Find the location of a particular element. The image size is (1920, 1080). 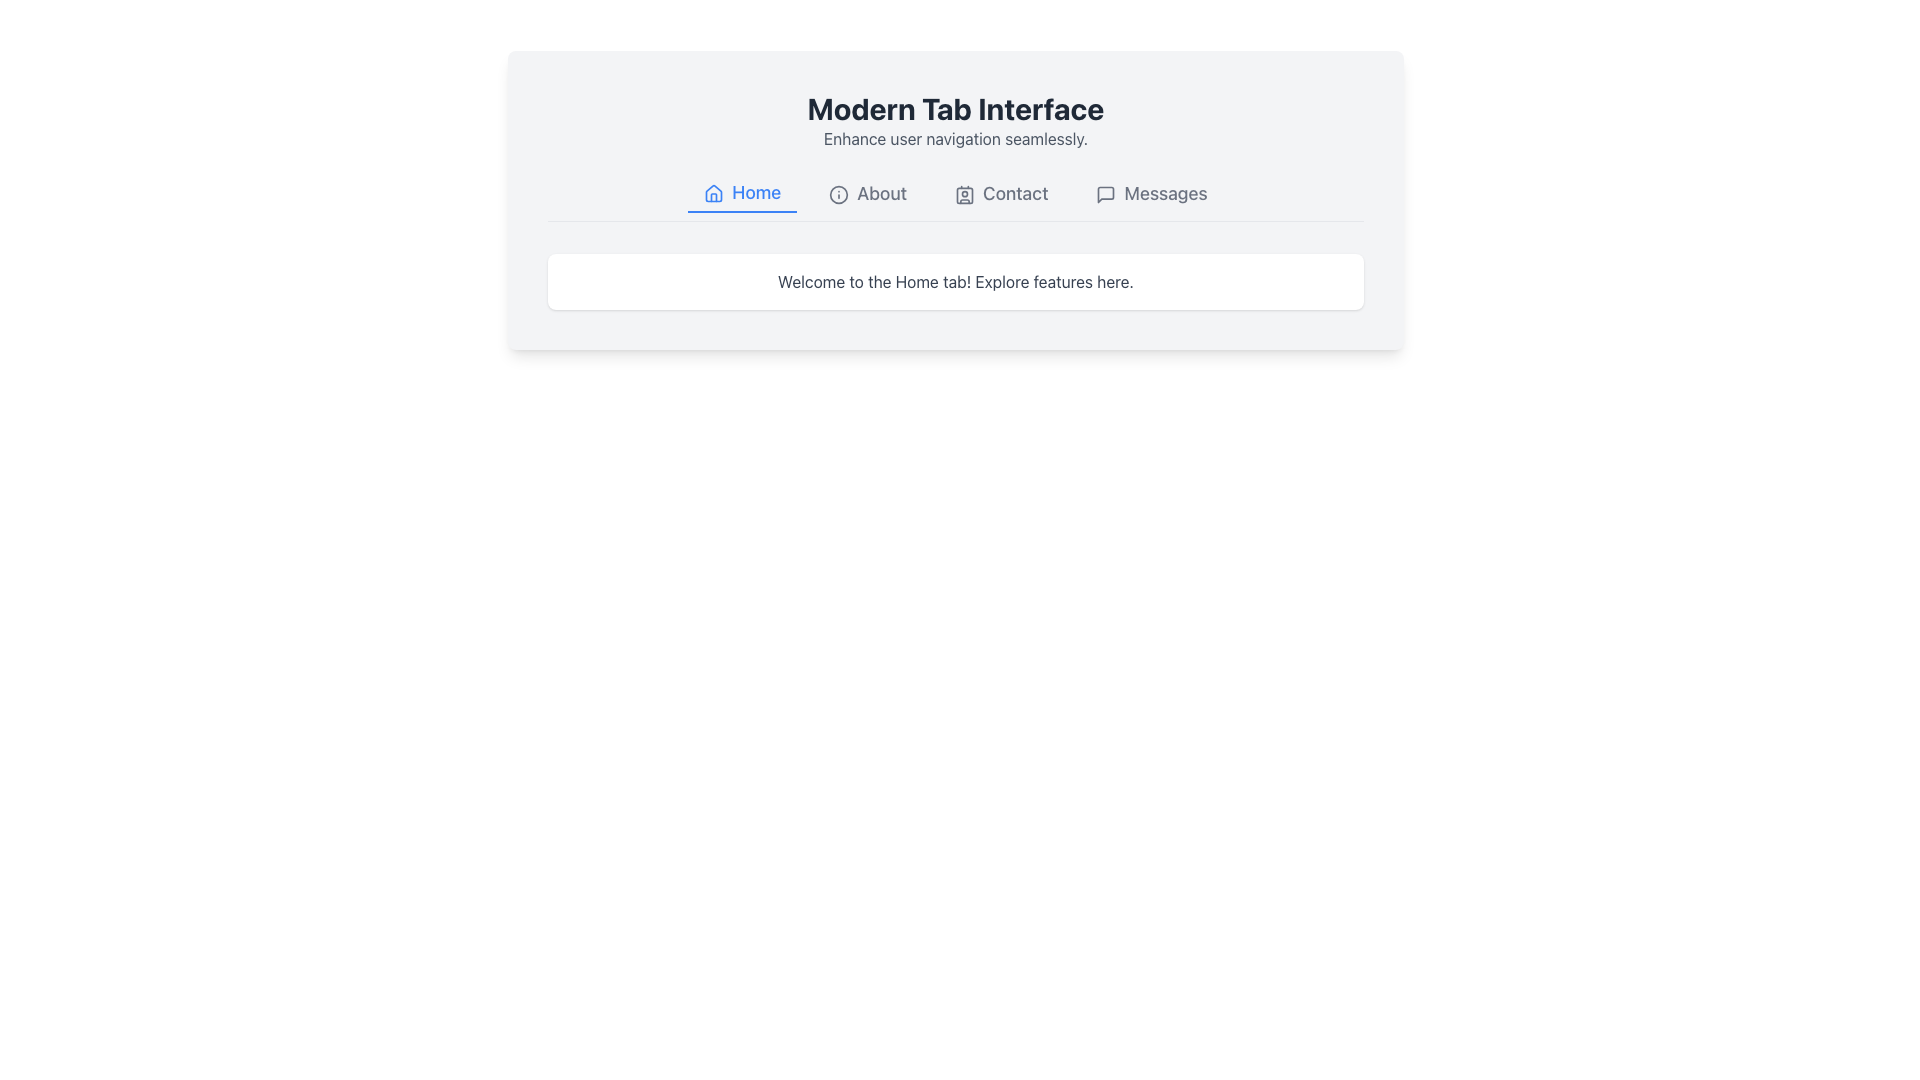

the Text Label that serves as a subtitle or descriptive text, positioned below the header 'Modern Tab Interface' is located at coordinates (954, 137).